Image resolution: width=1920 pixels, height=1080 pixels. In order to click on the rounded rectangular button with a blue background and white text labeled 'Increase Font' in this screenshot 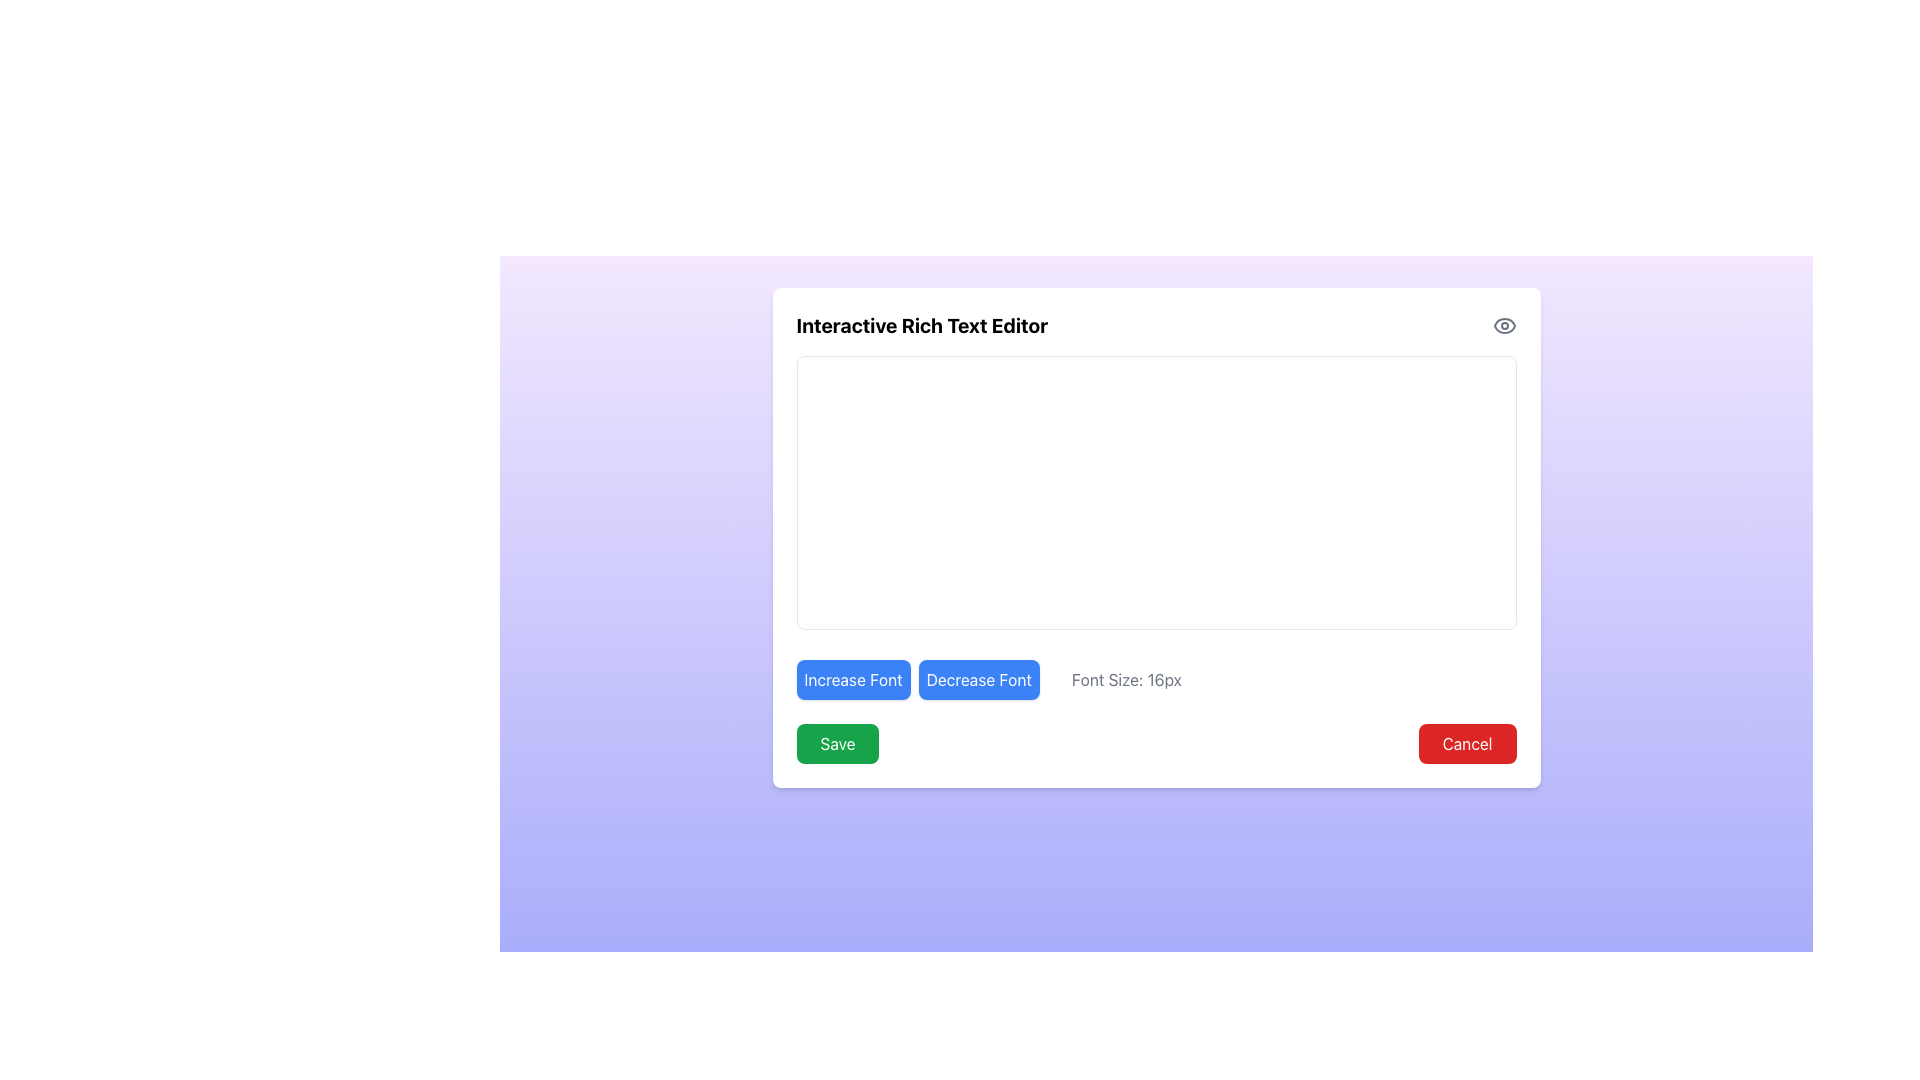, I will do `click(853, 678)`.